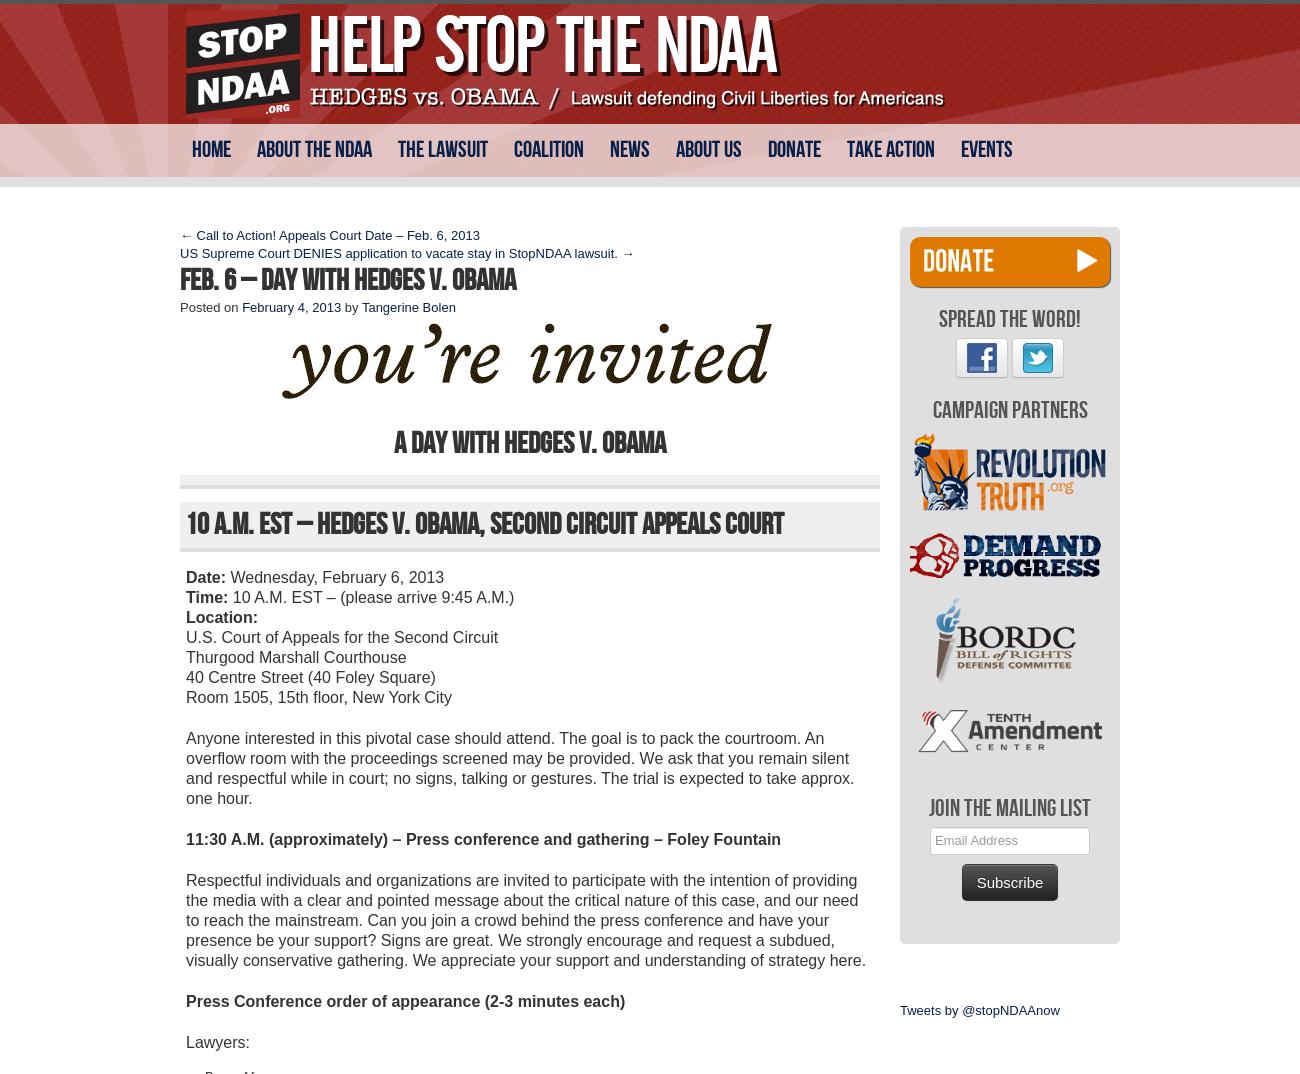 This screenshot has width=1300, height=1074. What do you see at coordinates (482, 839) in the screenshot?
I see `'11:30 A.M. (approximately) – Press conference and gathering – Foley Fountain'` at bounding box center [482, 839].